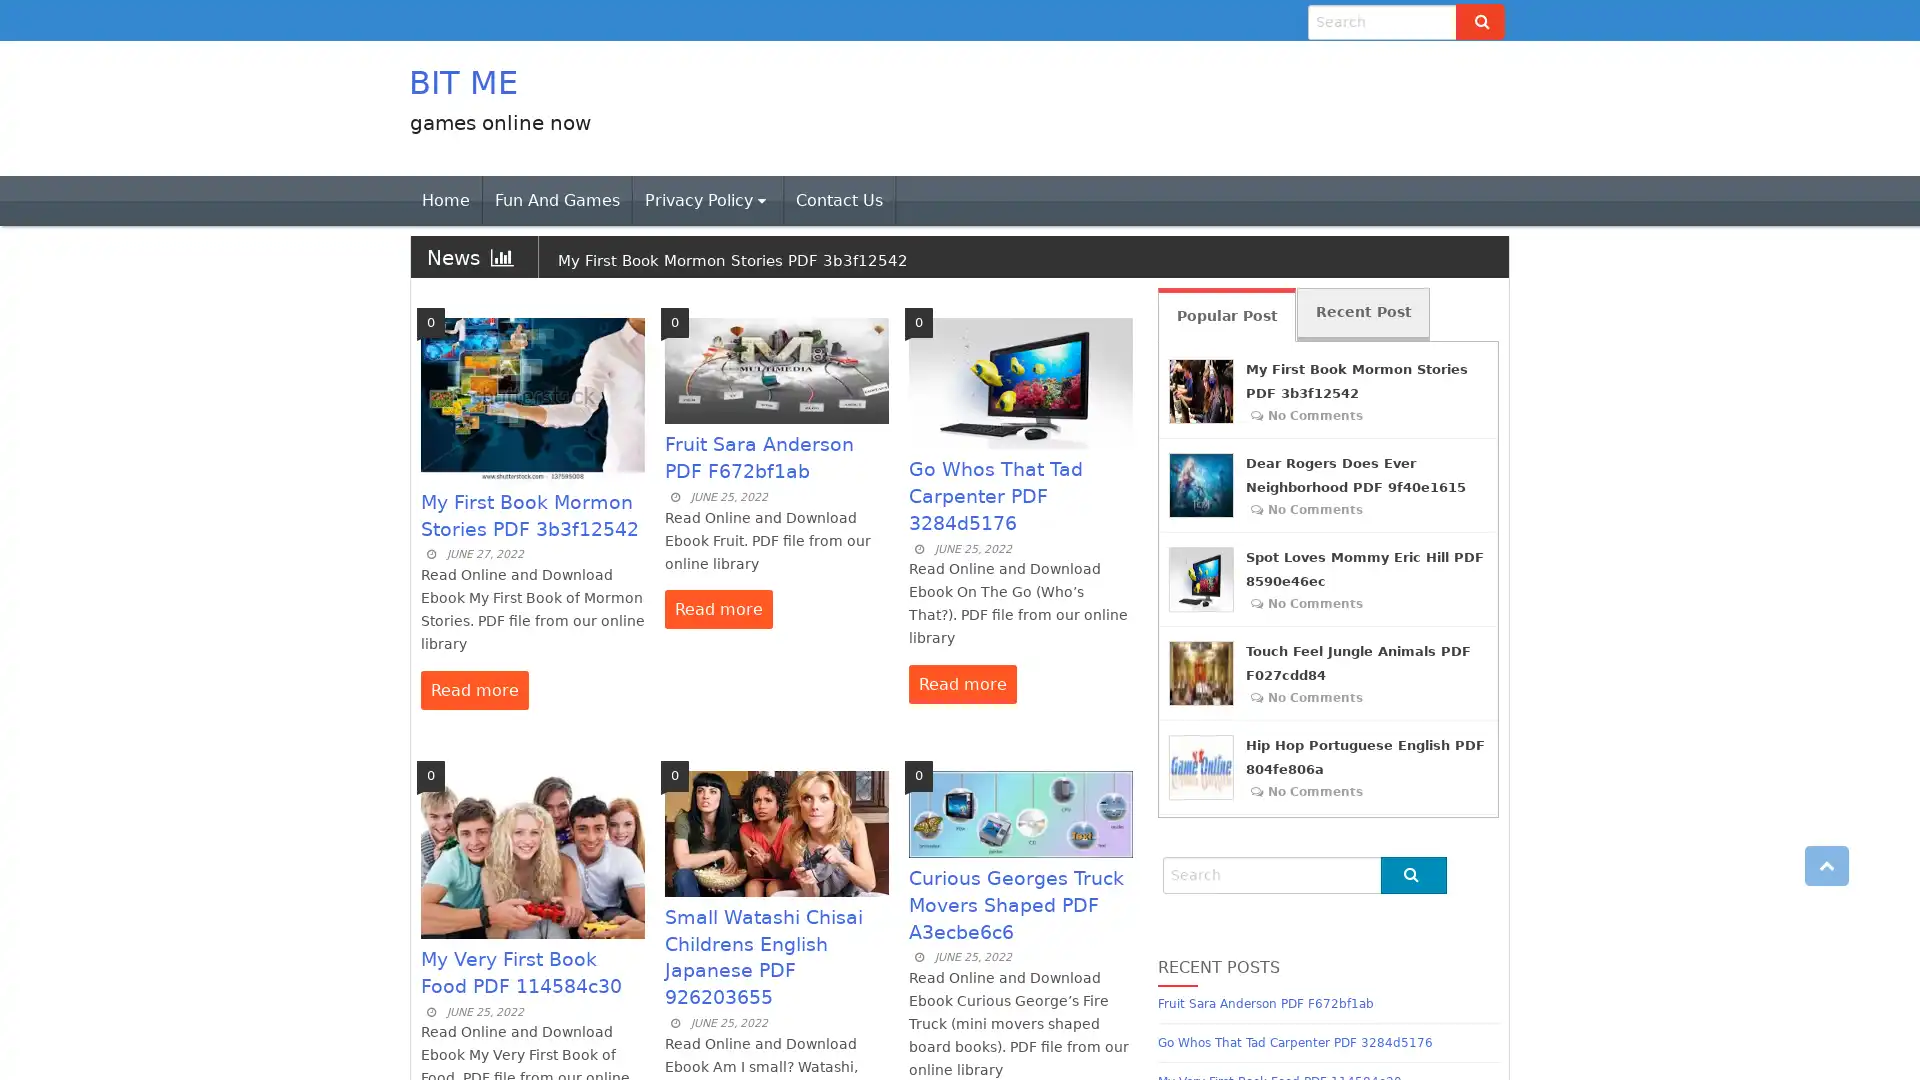 The image size is (1920, 1080). I want to click on Go, so click(1413, 873).